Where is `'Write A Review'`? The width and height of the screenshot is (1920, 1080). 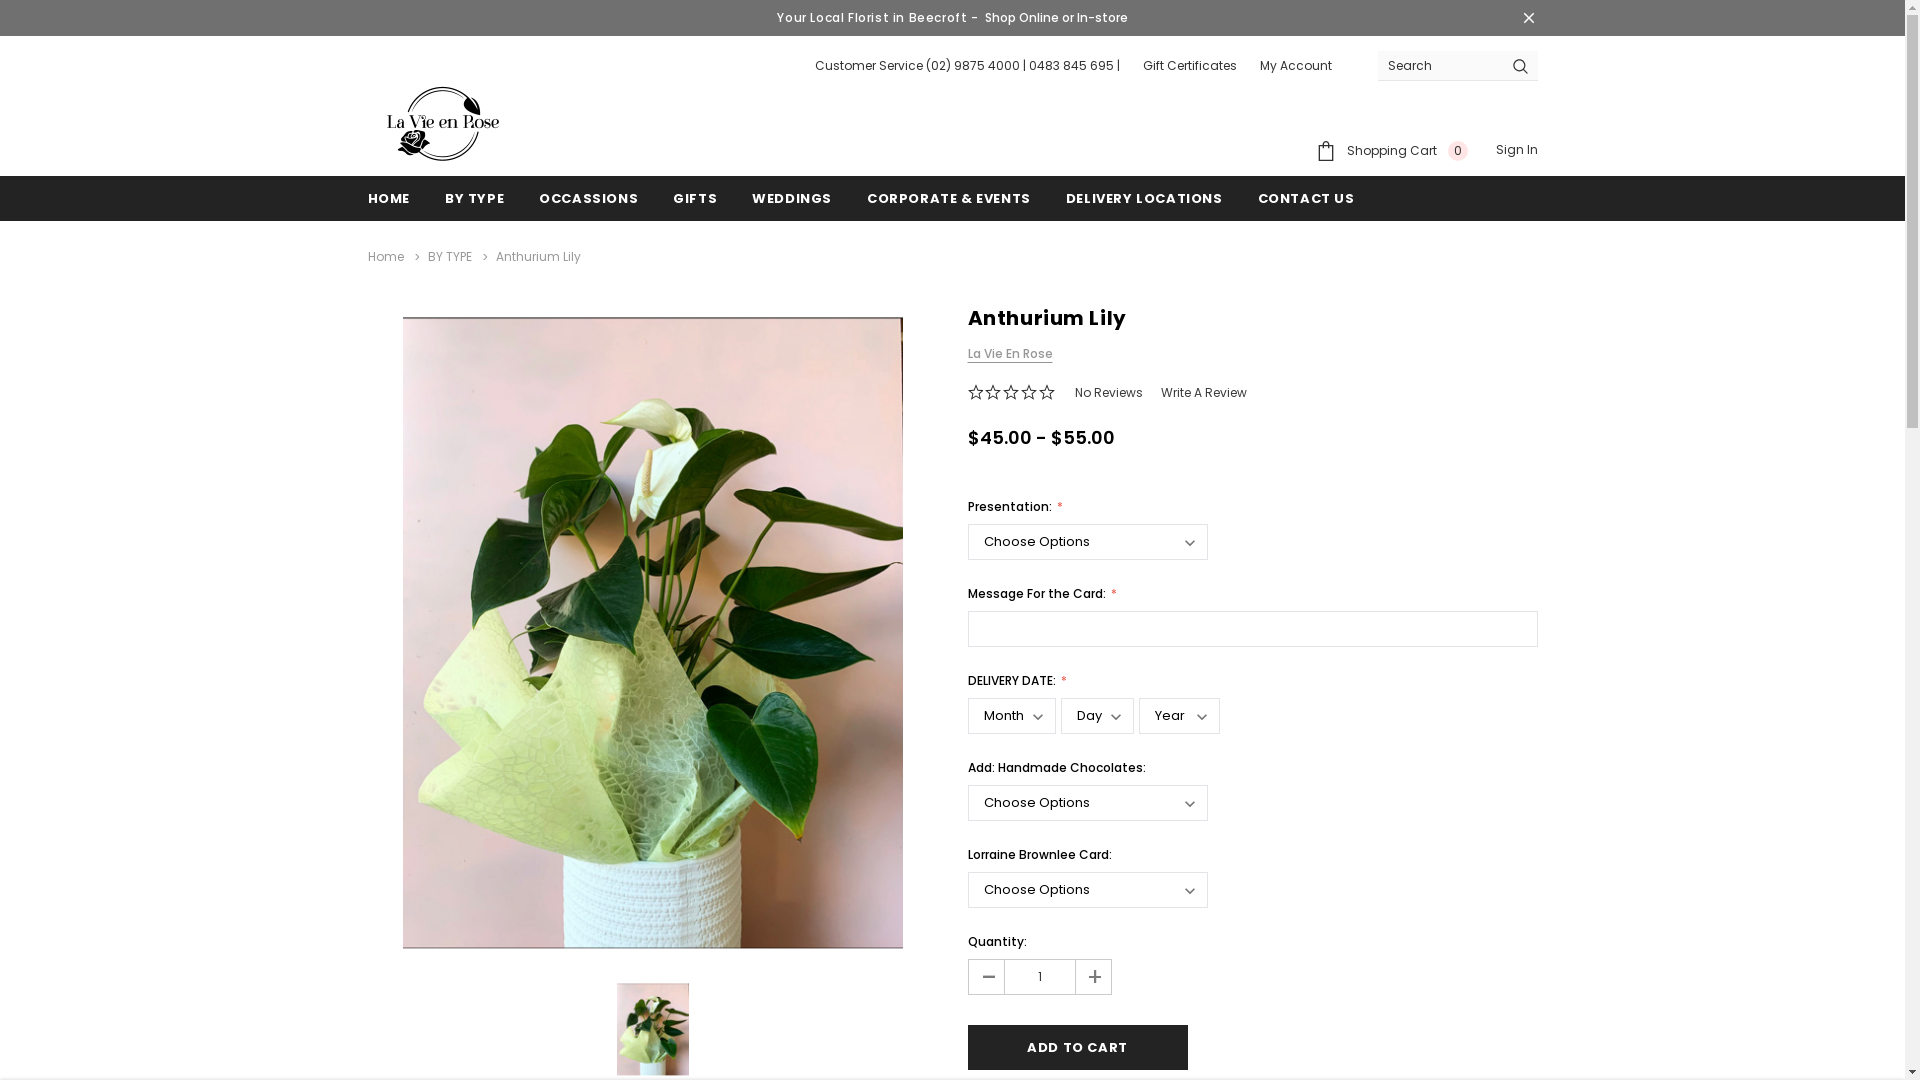 'Write A Review' is located at coordinates (1203, 392).